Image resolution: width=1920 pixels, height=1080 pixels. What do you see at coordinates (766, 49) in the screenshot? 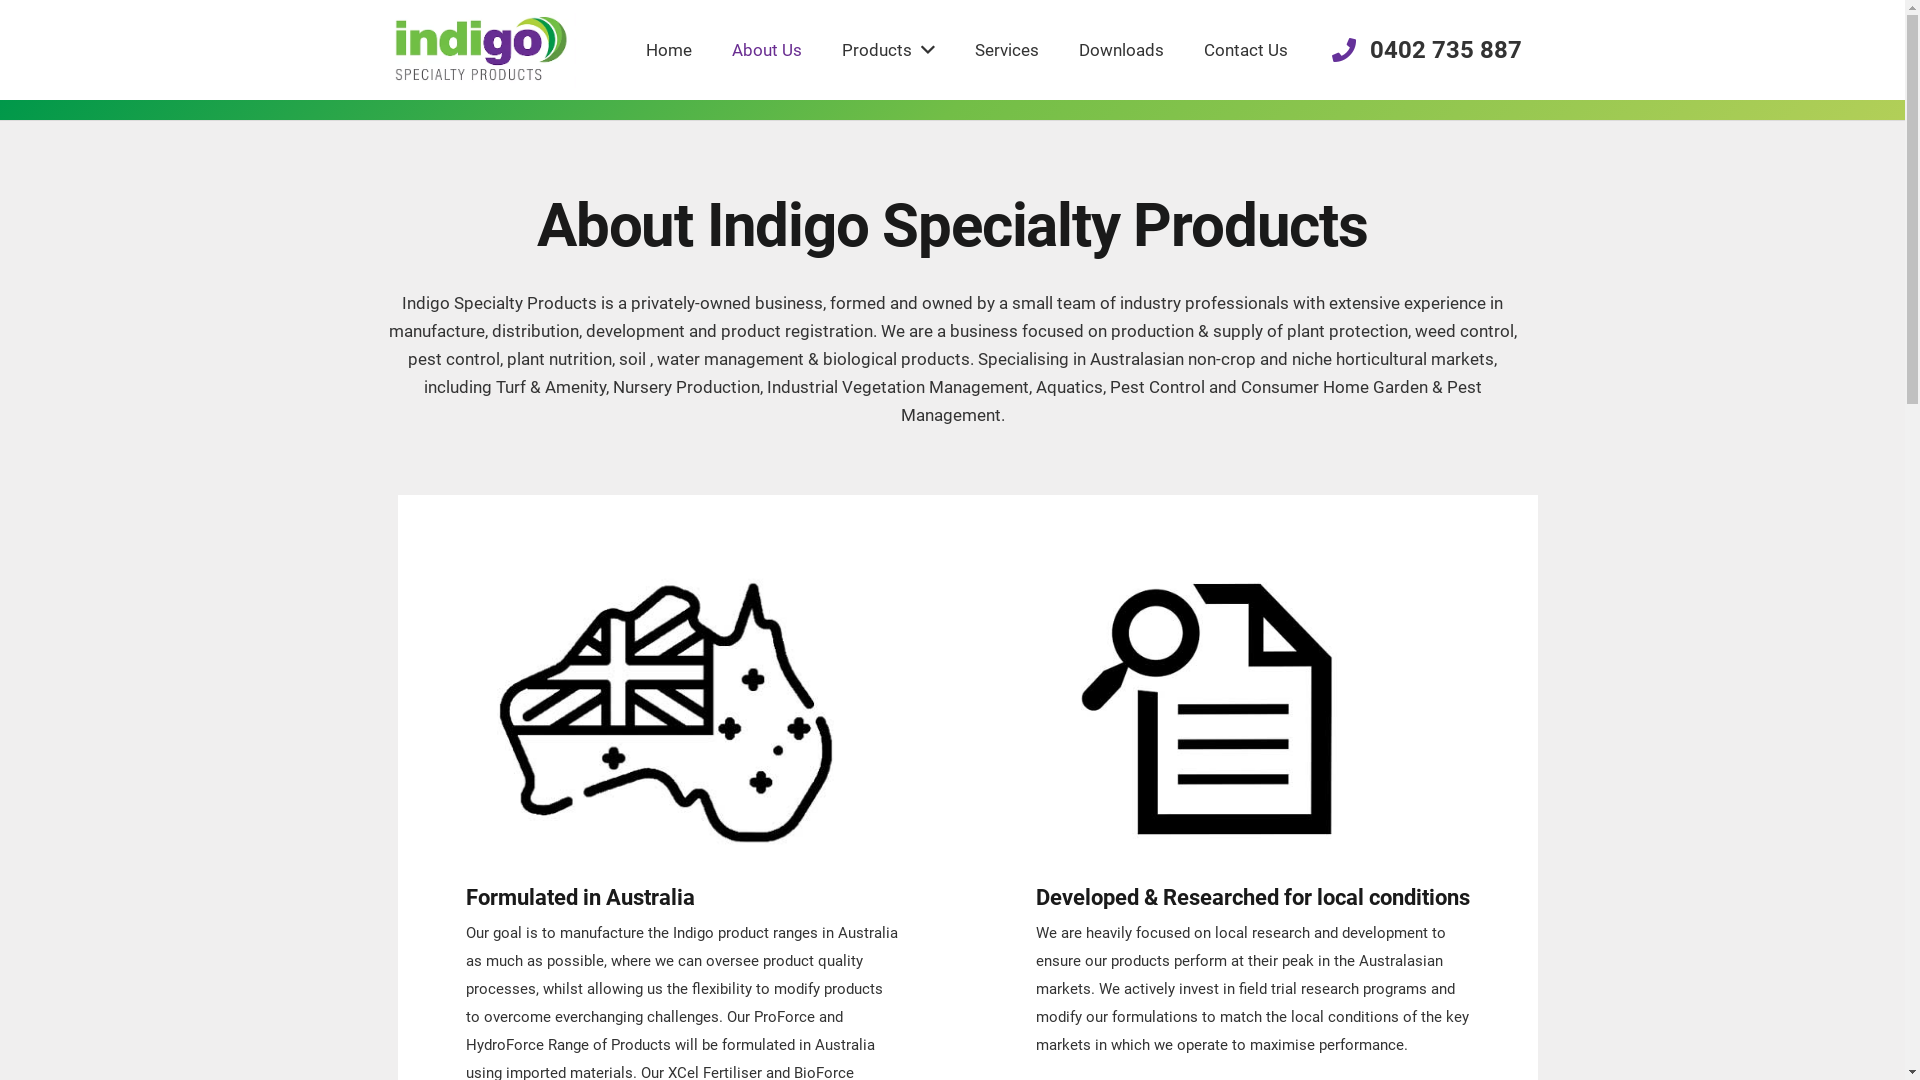
I see `'About Us'` at bounding box center [766, 49].